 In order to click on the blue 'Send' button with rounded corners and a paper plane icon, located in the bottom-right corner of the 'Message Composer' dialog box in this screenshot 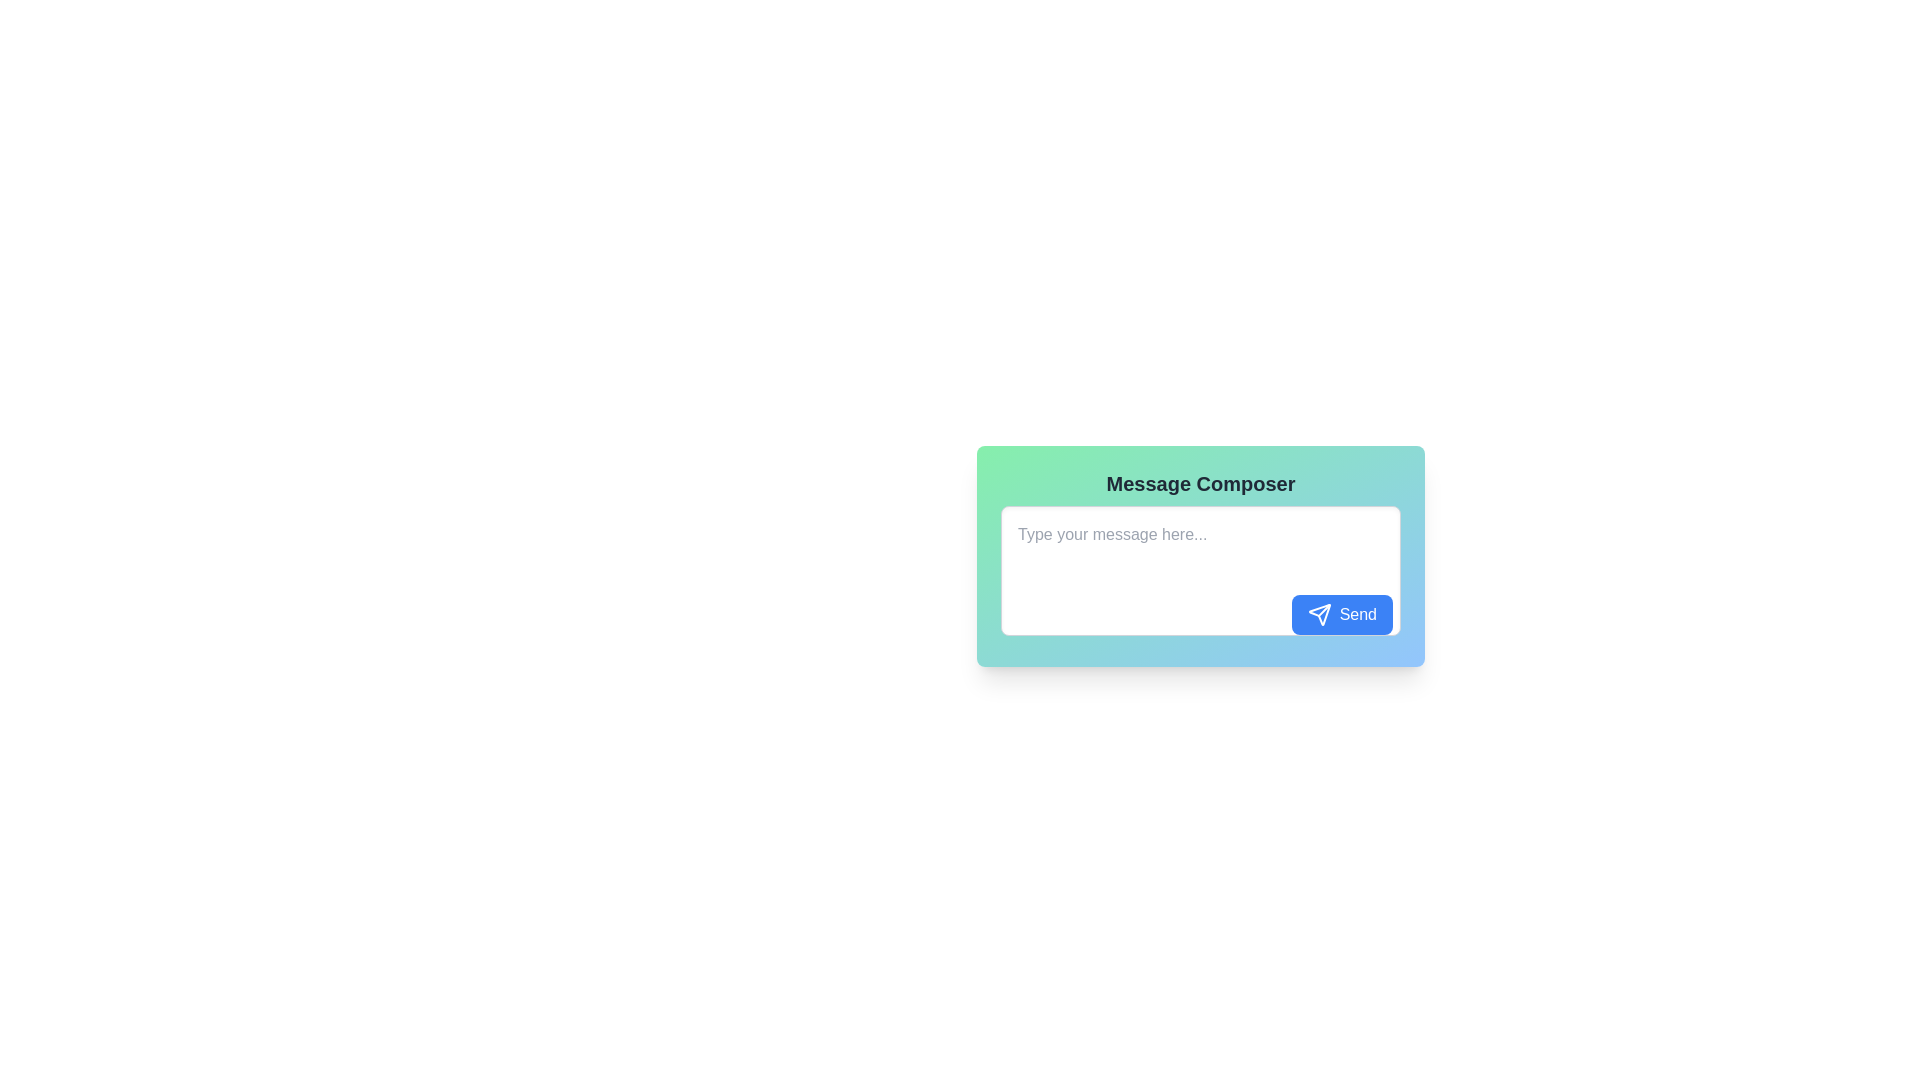, I will do `click(1342, 613)`.